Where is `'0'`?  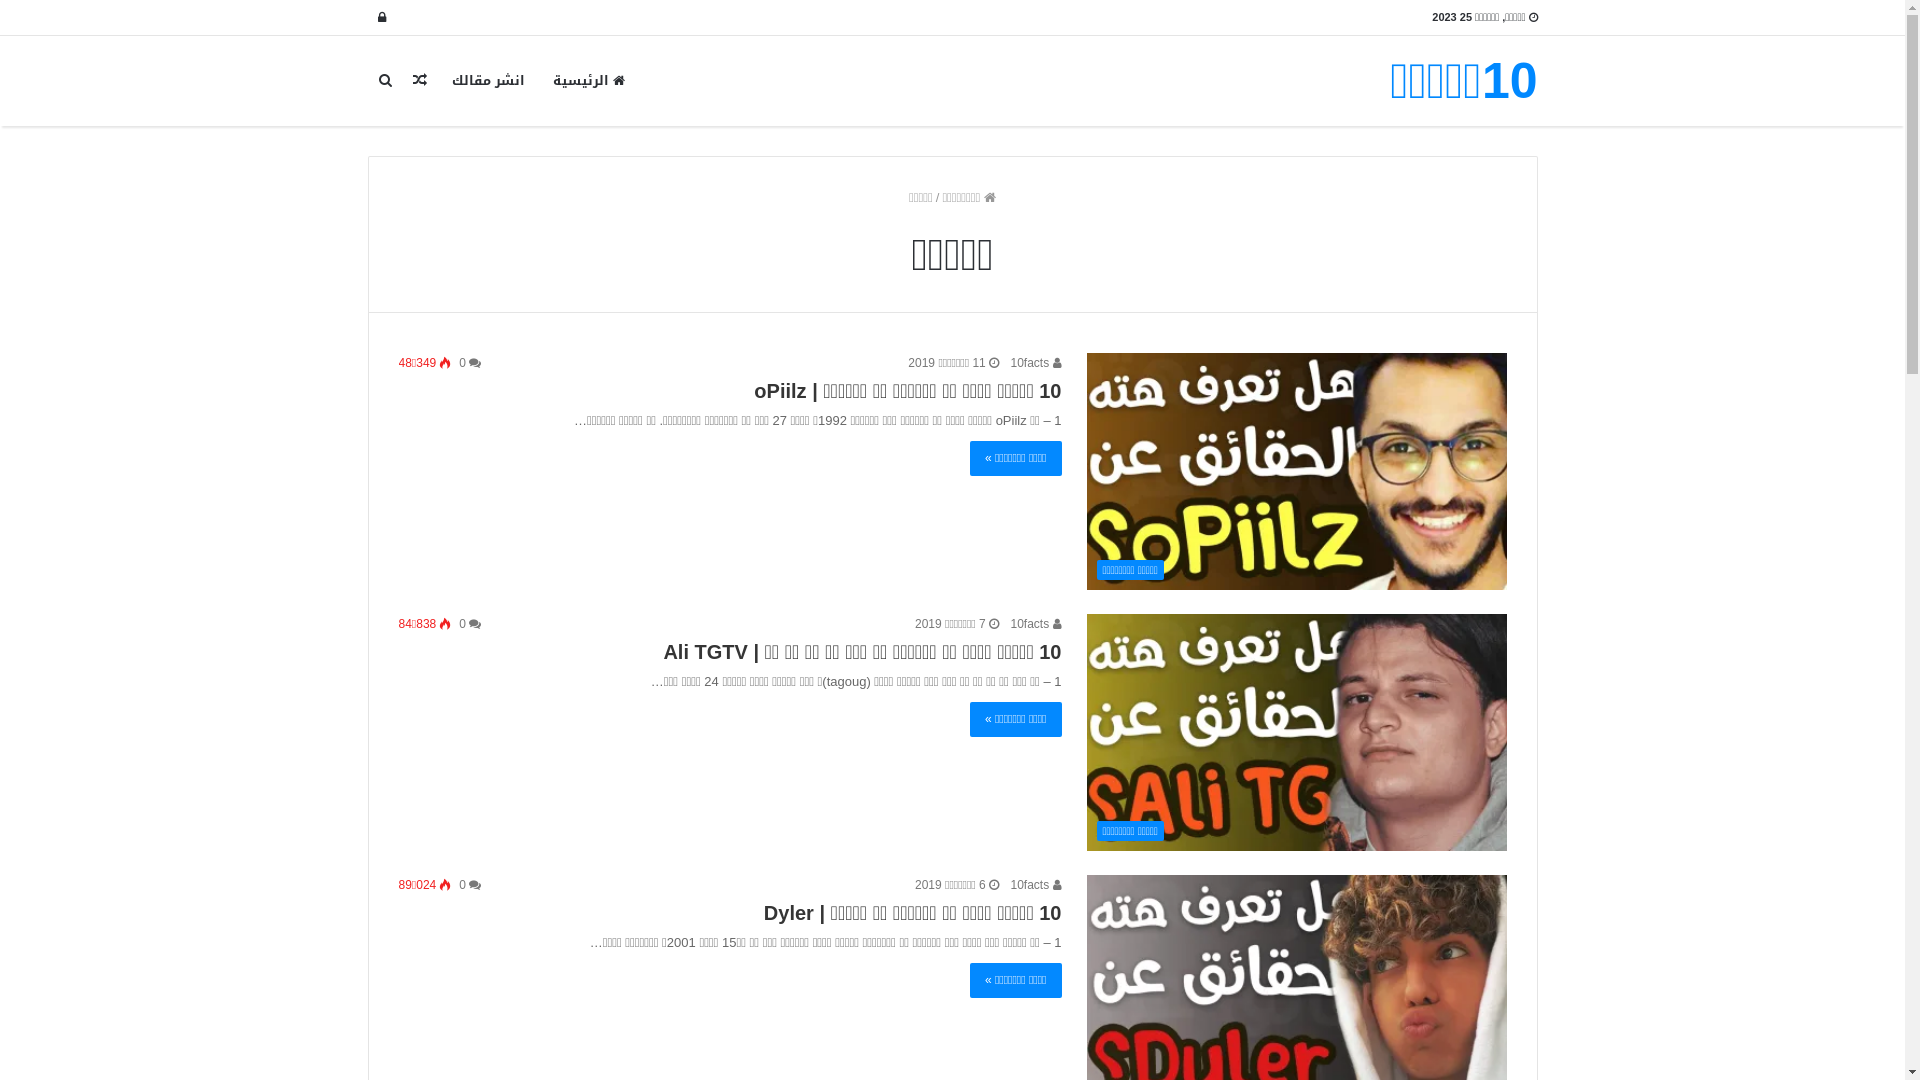
'0' is located at coordinates (469, 883).